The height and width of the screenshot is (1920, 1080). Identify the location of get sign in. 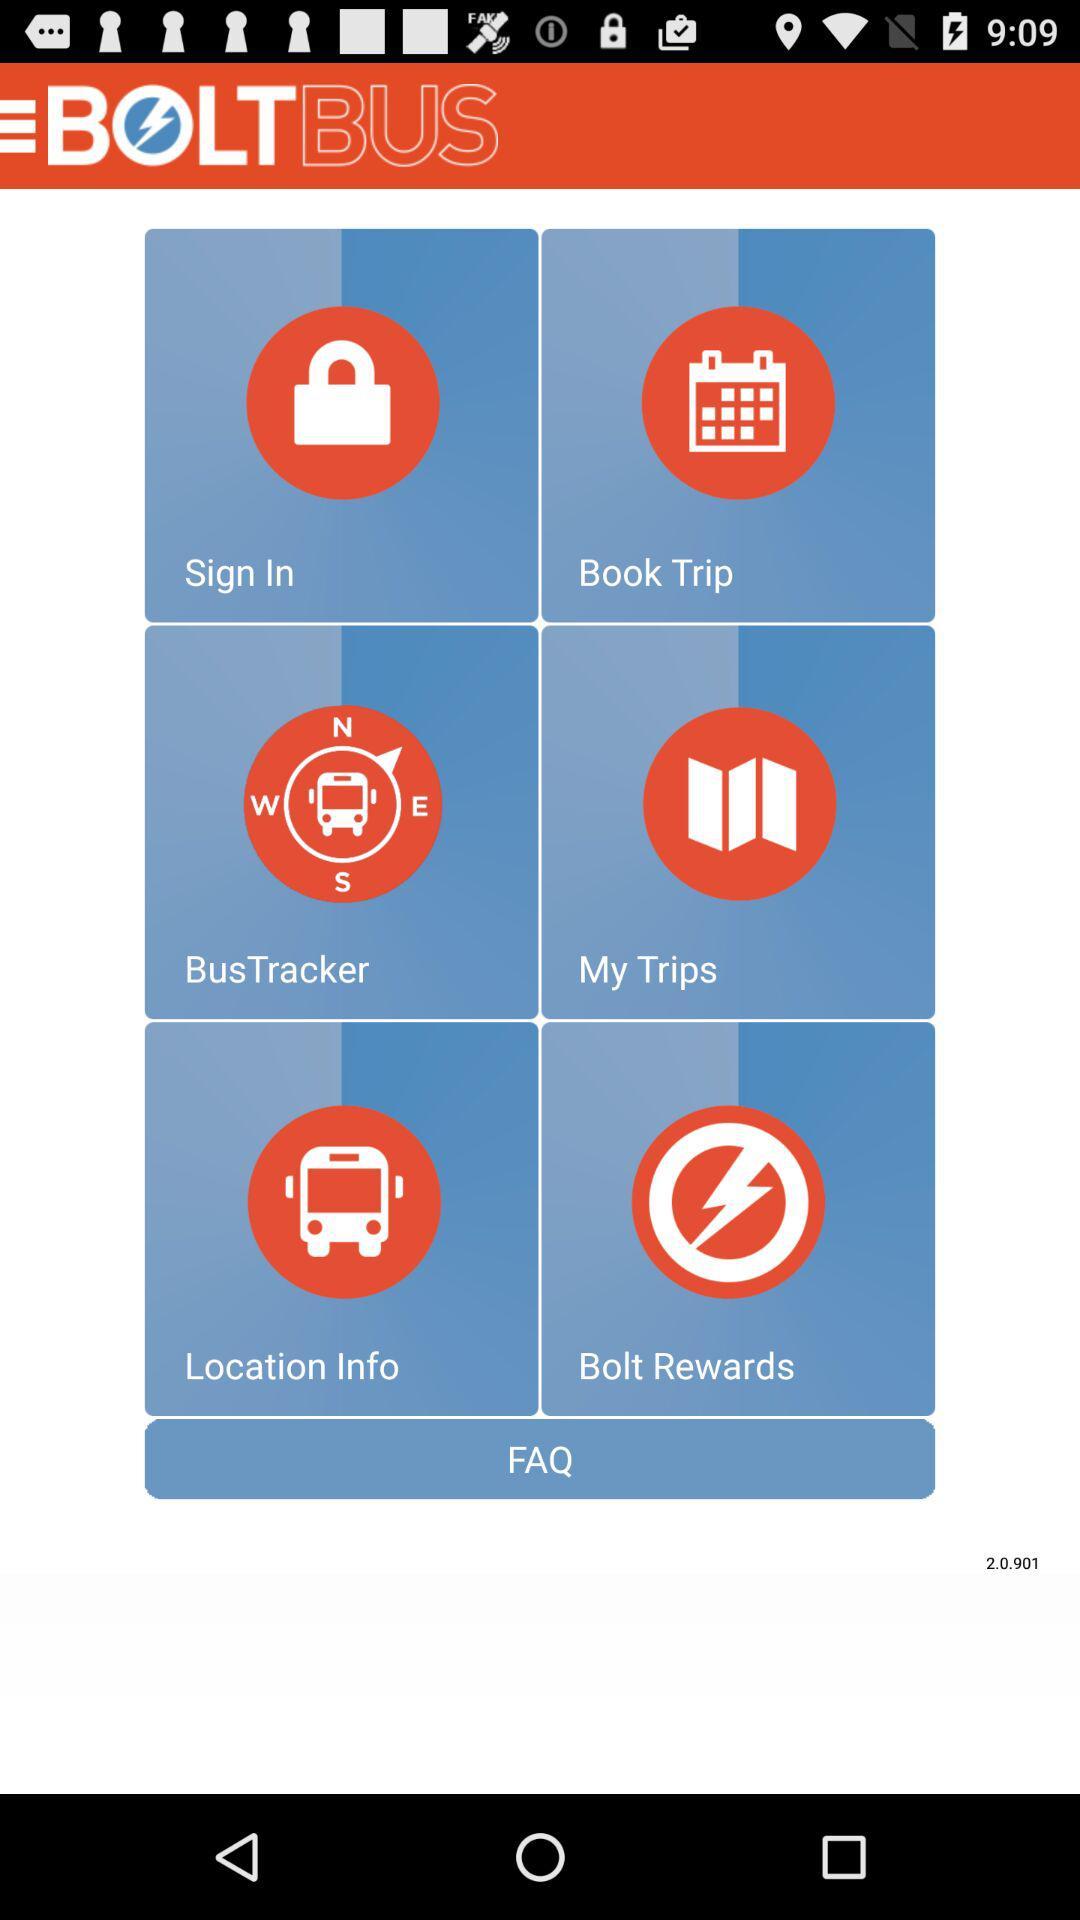
(340, 424).